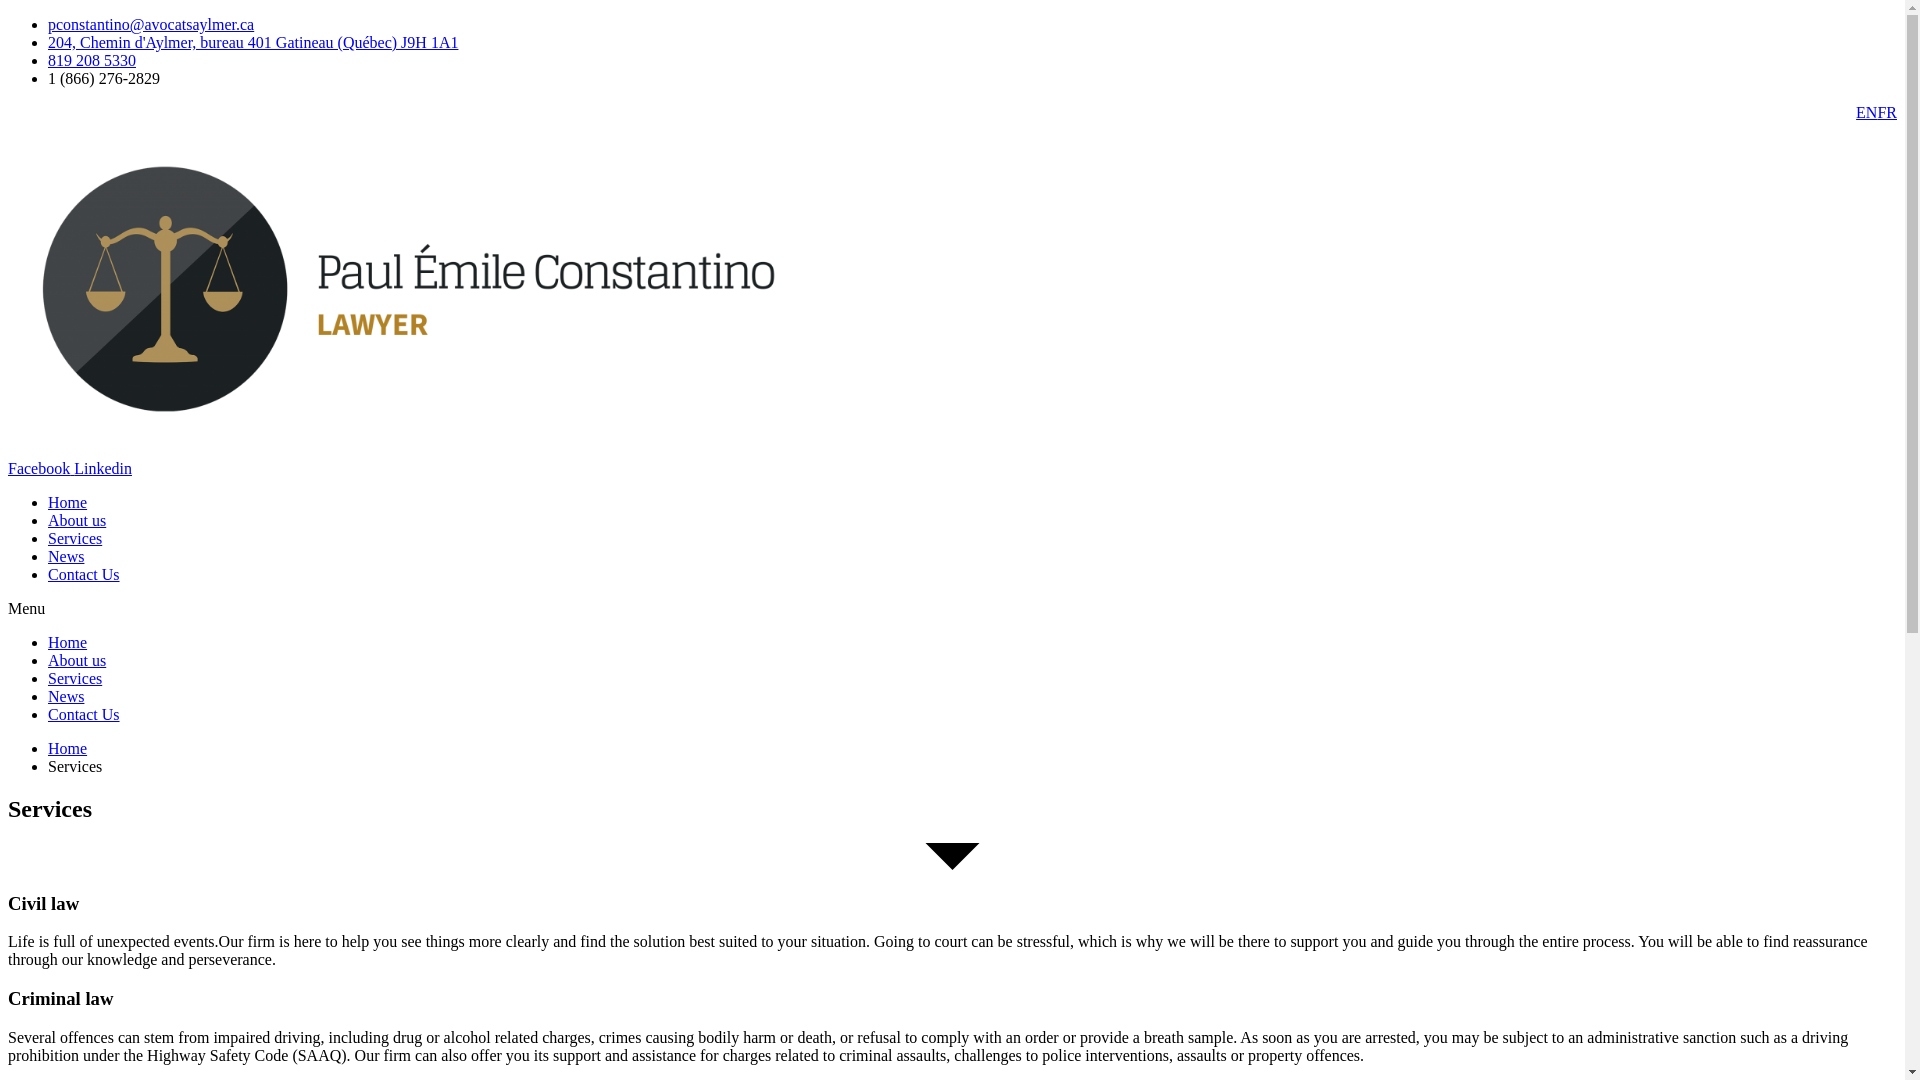 This screenshot has width=1920, height=1080. I want to click on 'EN', so click(1865, 112).